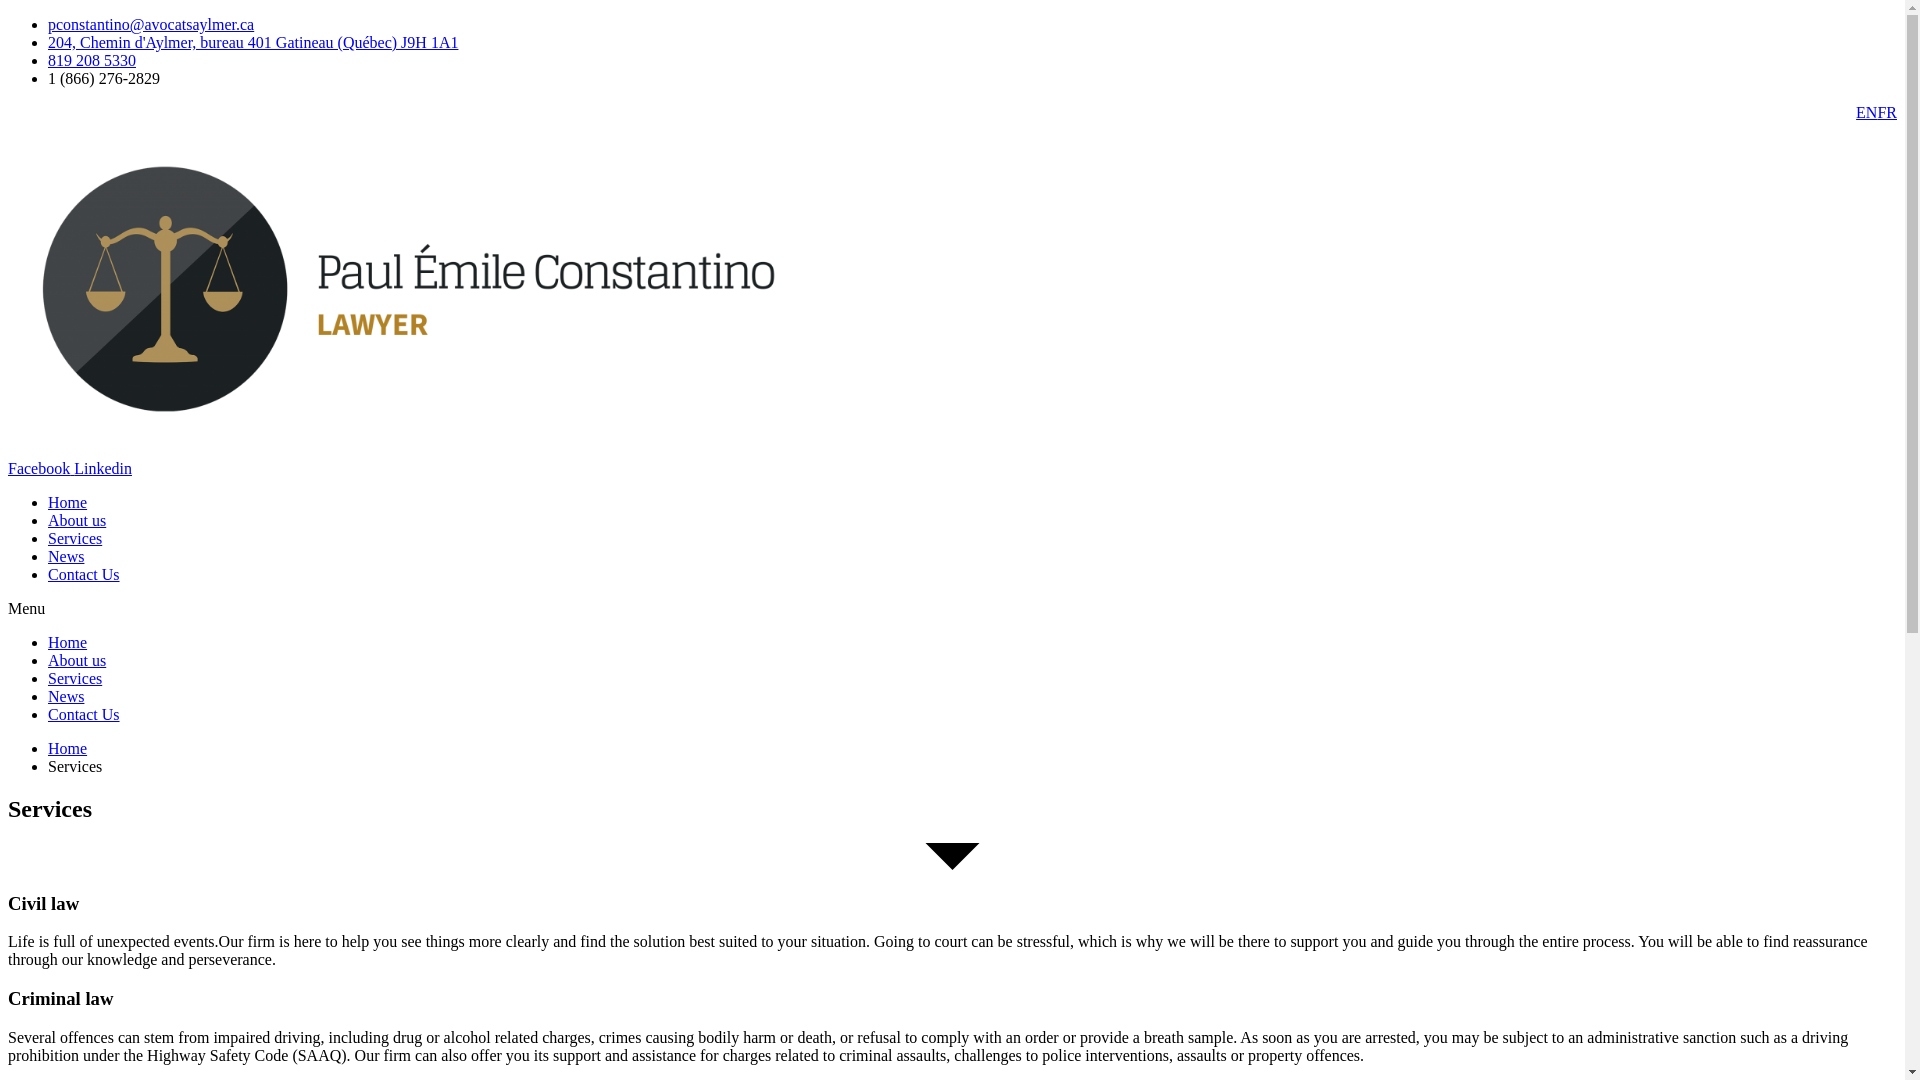 This screenshot has width=1920, height=1080. I want to click on 'EN', so click(1865, 112).